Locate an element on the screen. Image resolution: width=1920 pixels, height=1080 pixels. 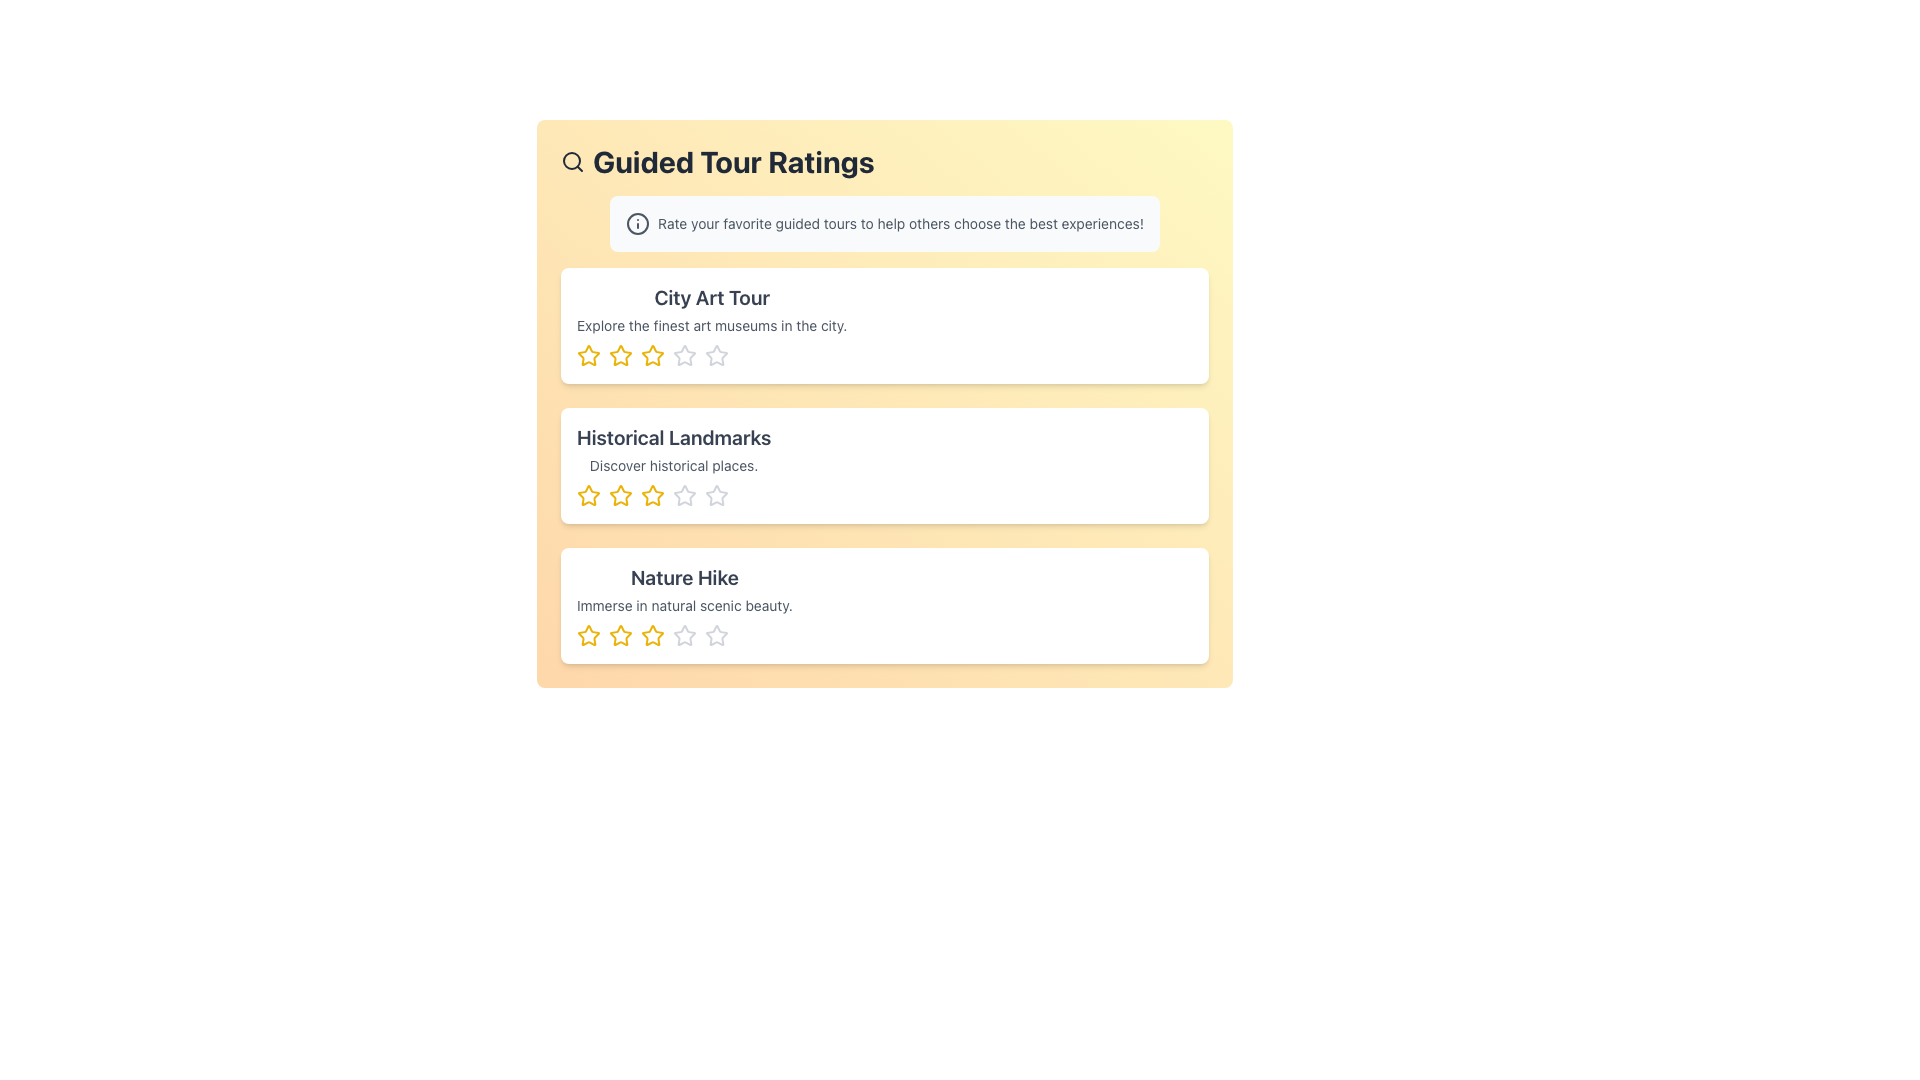
the small circular icon with a magnifying glass representation, located adjacent to the text 'Guided Tour Ratings' at the top-left corner of the main content section is located at coordinates (571, 161).